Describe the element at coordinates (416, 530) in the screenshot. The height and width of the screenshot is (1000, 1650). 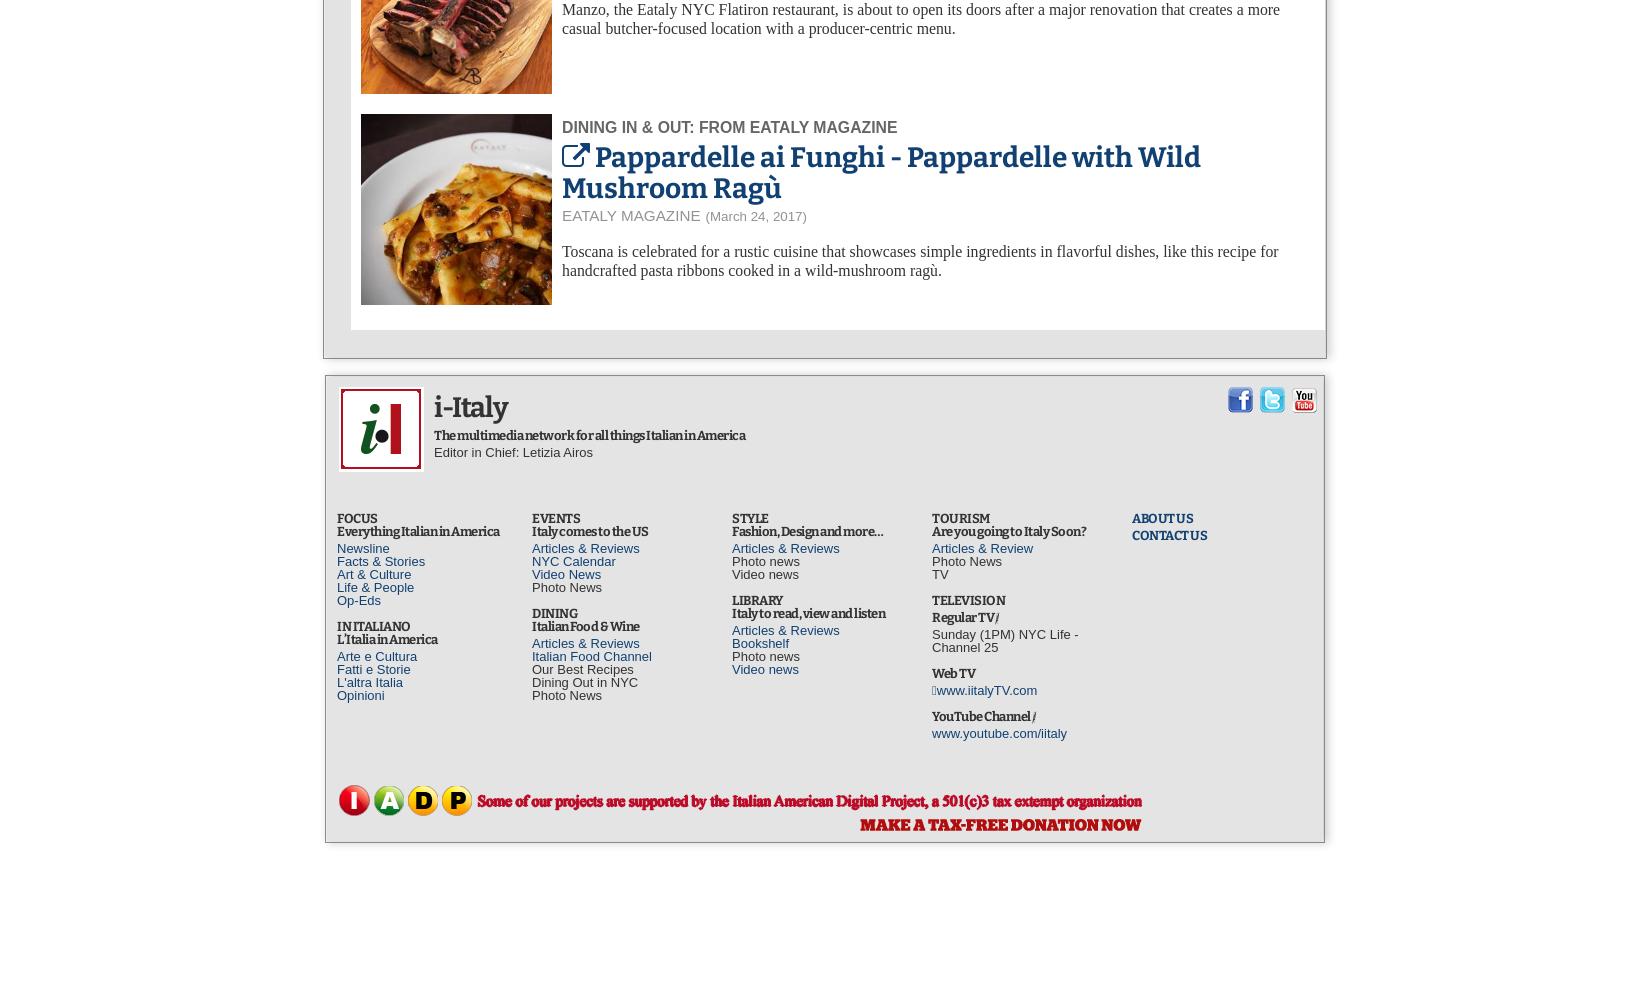
I see `'Everything Italian in America'` at that location.